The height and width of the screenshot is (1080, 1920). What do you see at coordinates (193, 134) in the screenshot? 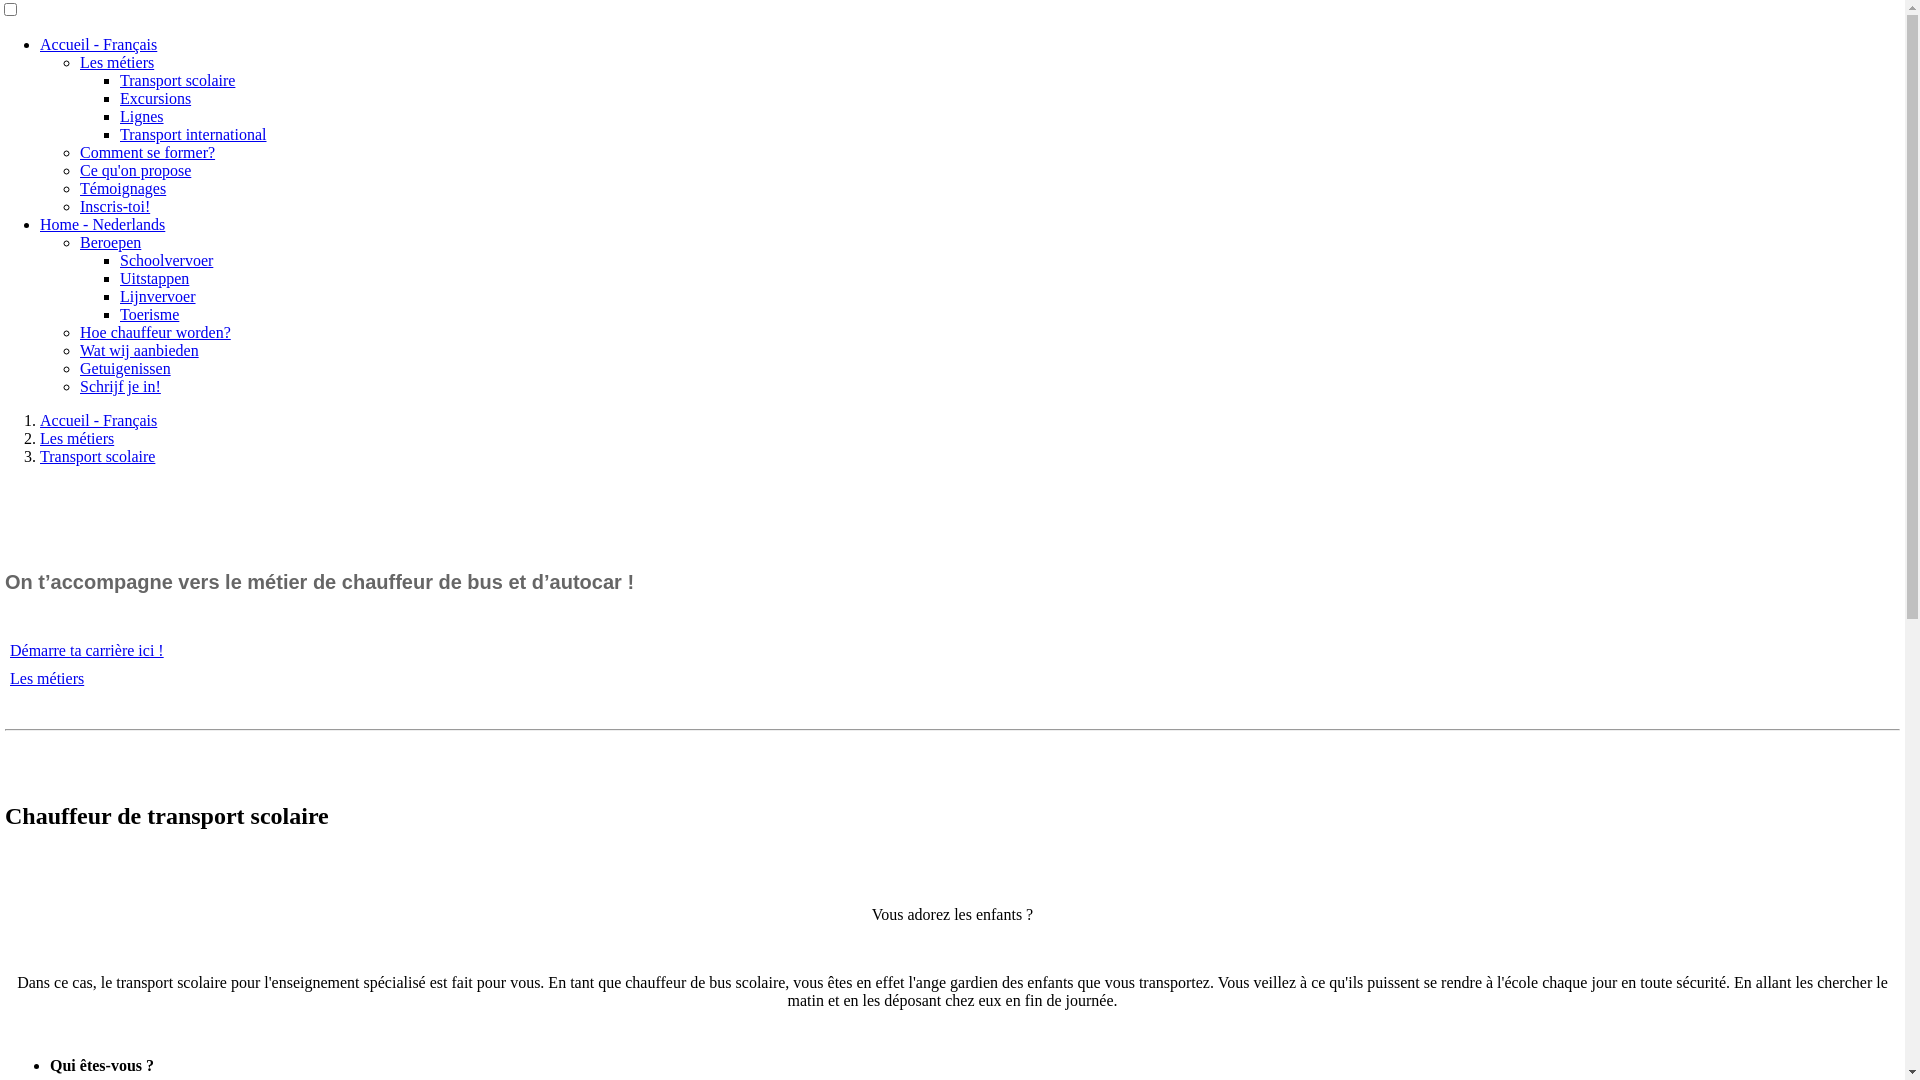
I see `'Transport international'` at bounding box center [193, 134].